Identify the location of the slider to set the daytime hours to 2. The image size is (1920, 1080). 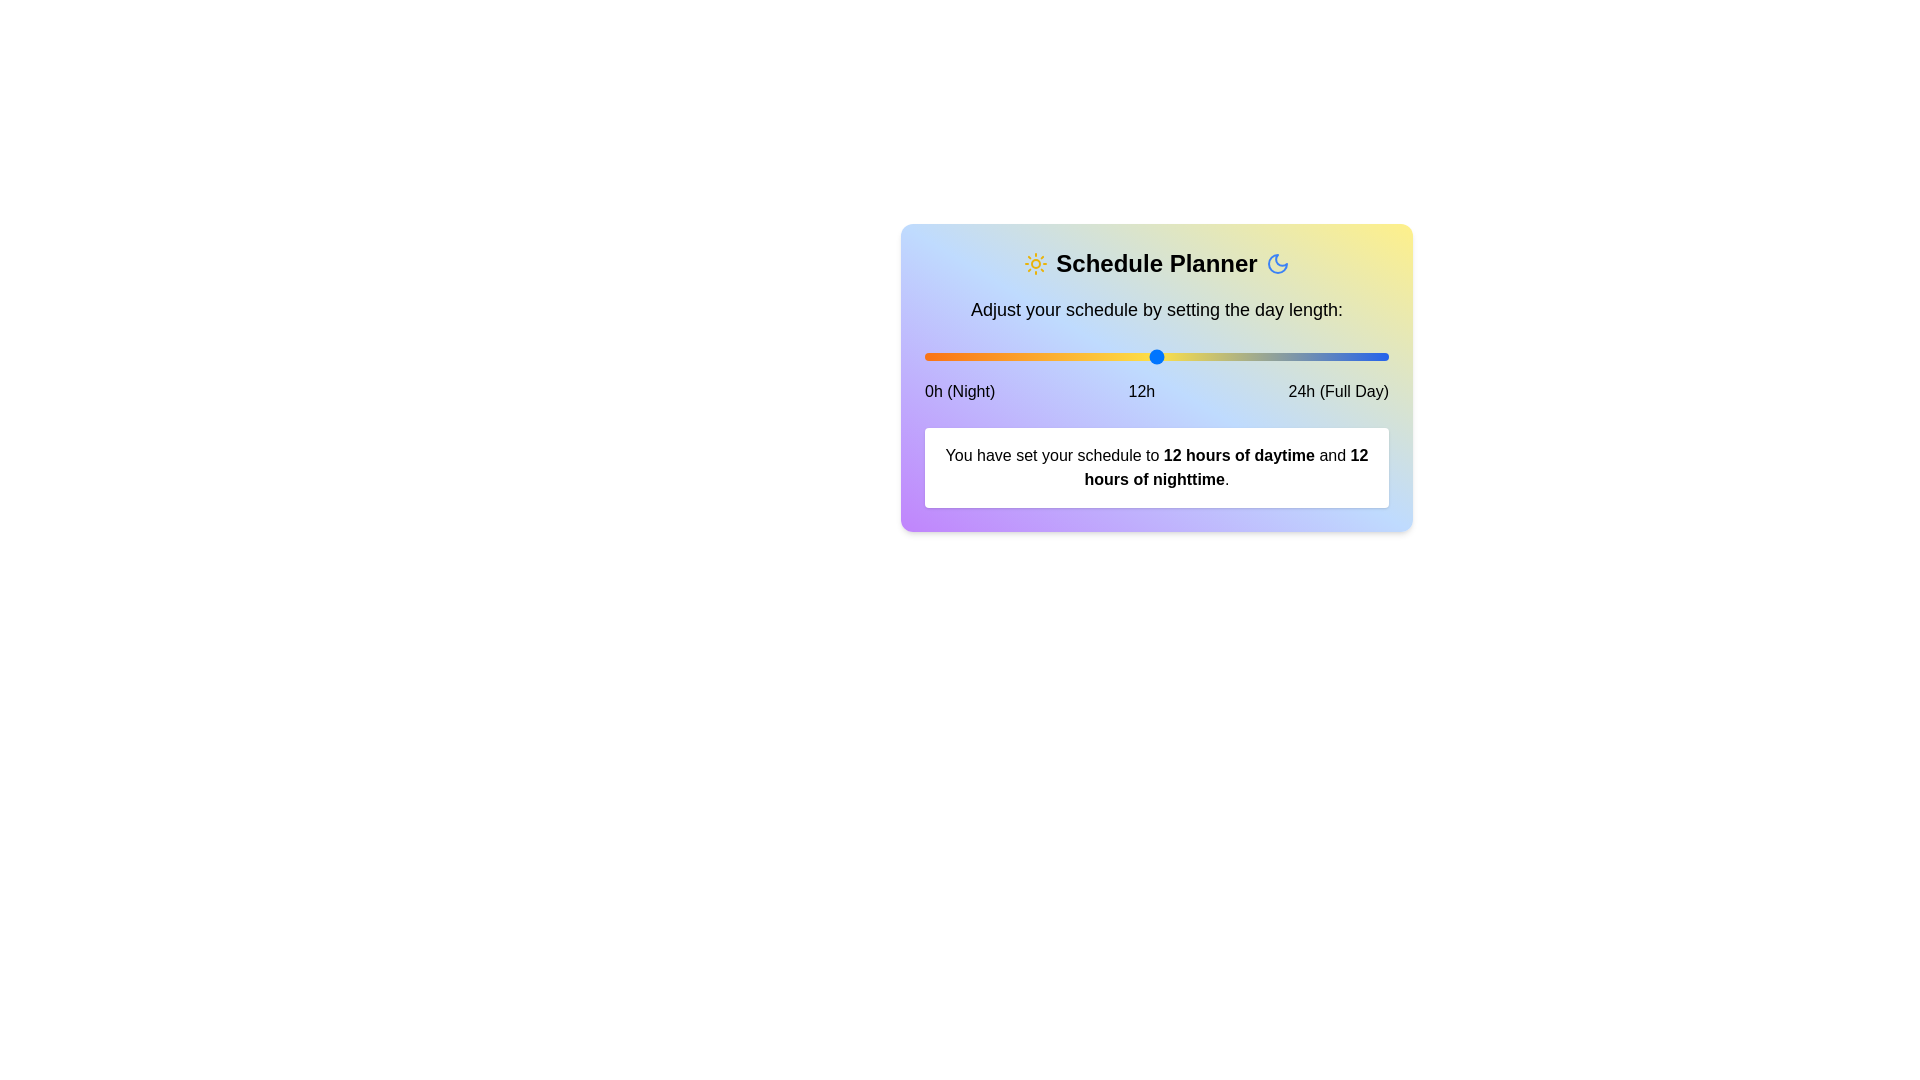
(963, 356).